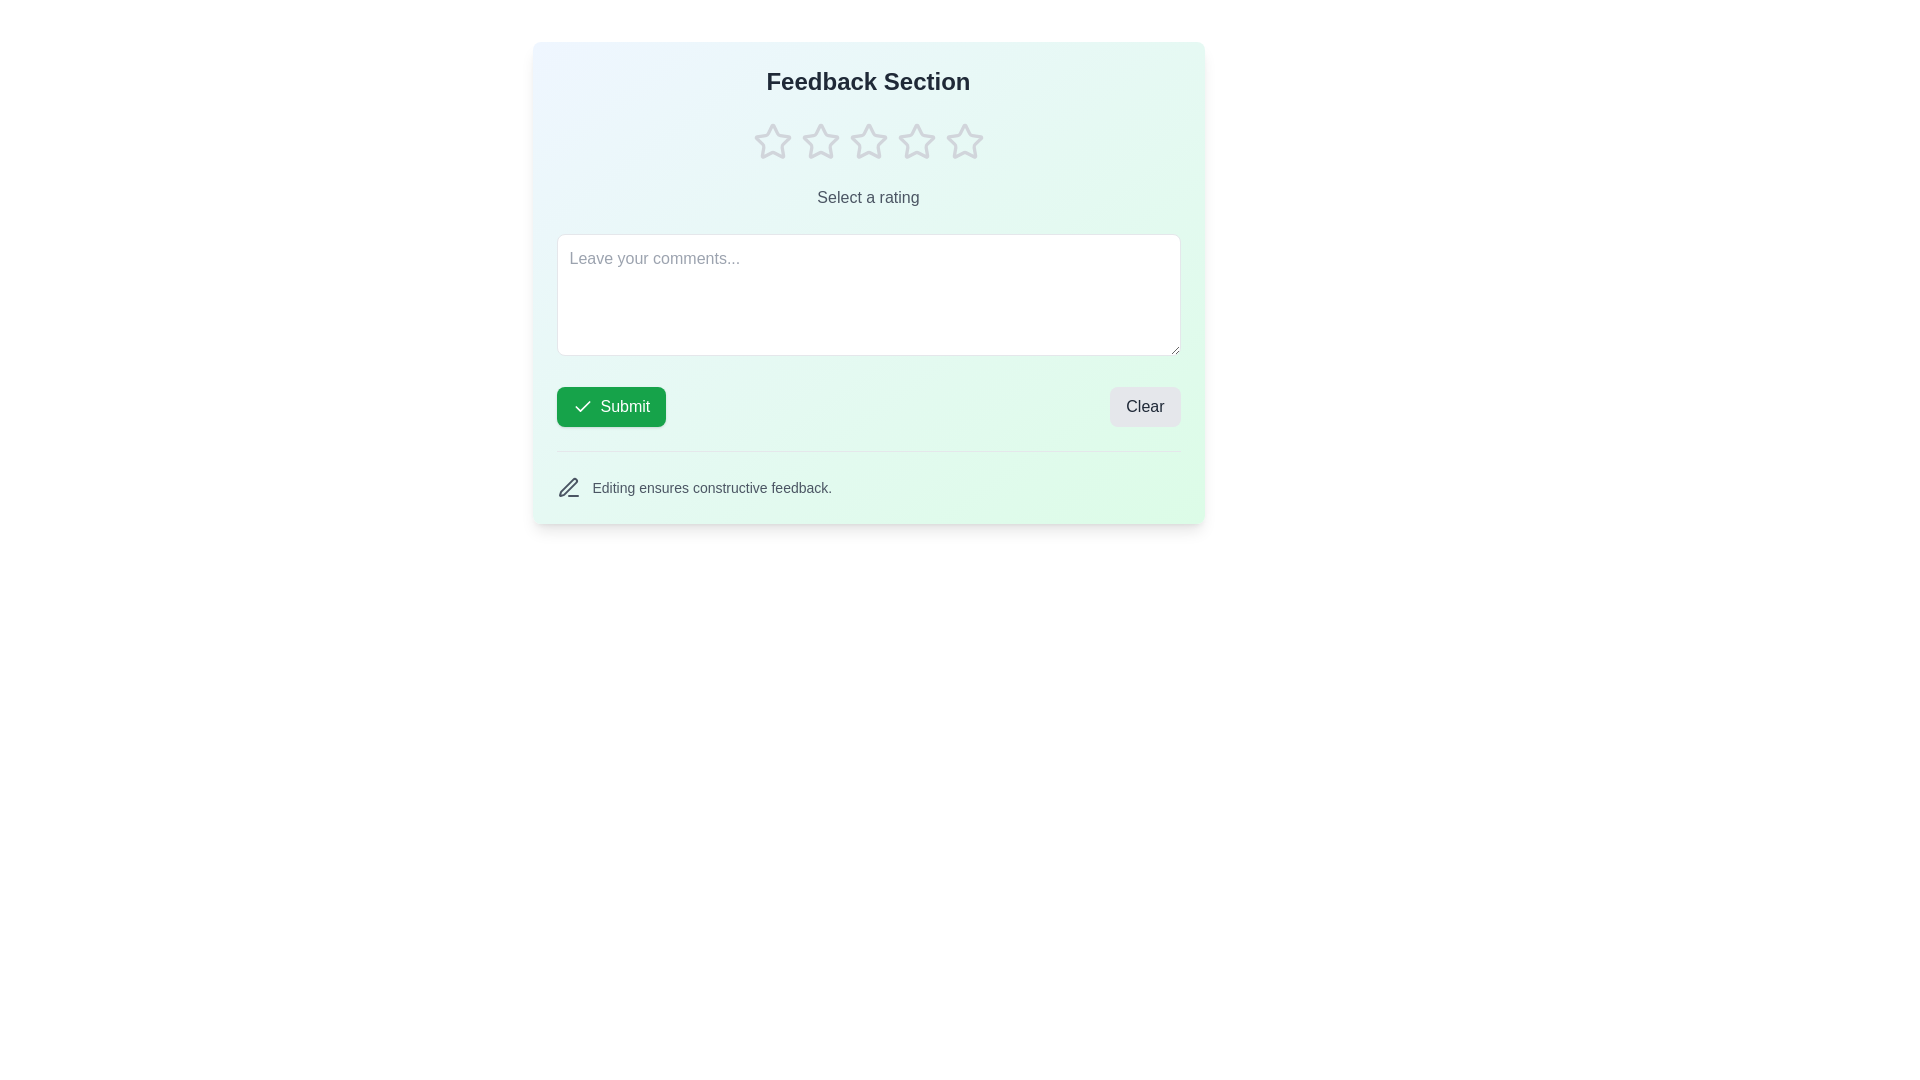  Describe the element at coordinates (964, 141) in the screenshot. I see `the fifth star icon in the row of rating stars below the 'Feedback Section' title` at that location.